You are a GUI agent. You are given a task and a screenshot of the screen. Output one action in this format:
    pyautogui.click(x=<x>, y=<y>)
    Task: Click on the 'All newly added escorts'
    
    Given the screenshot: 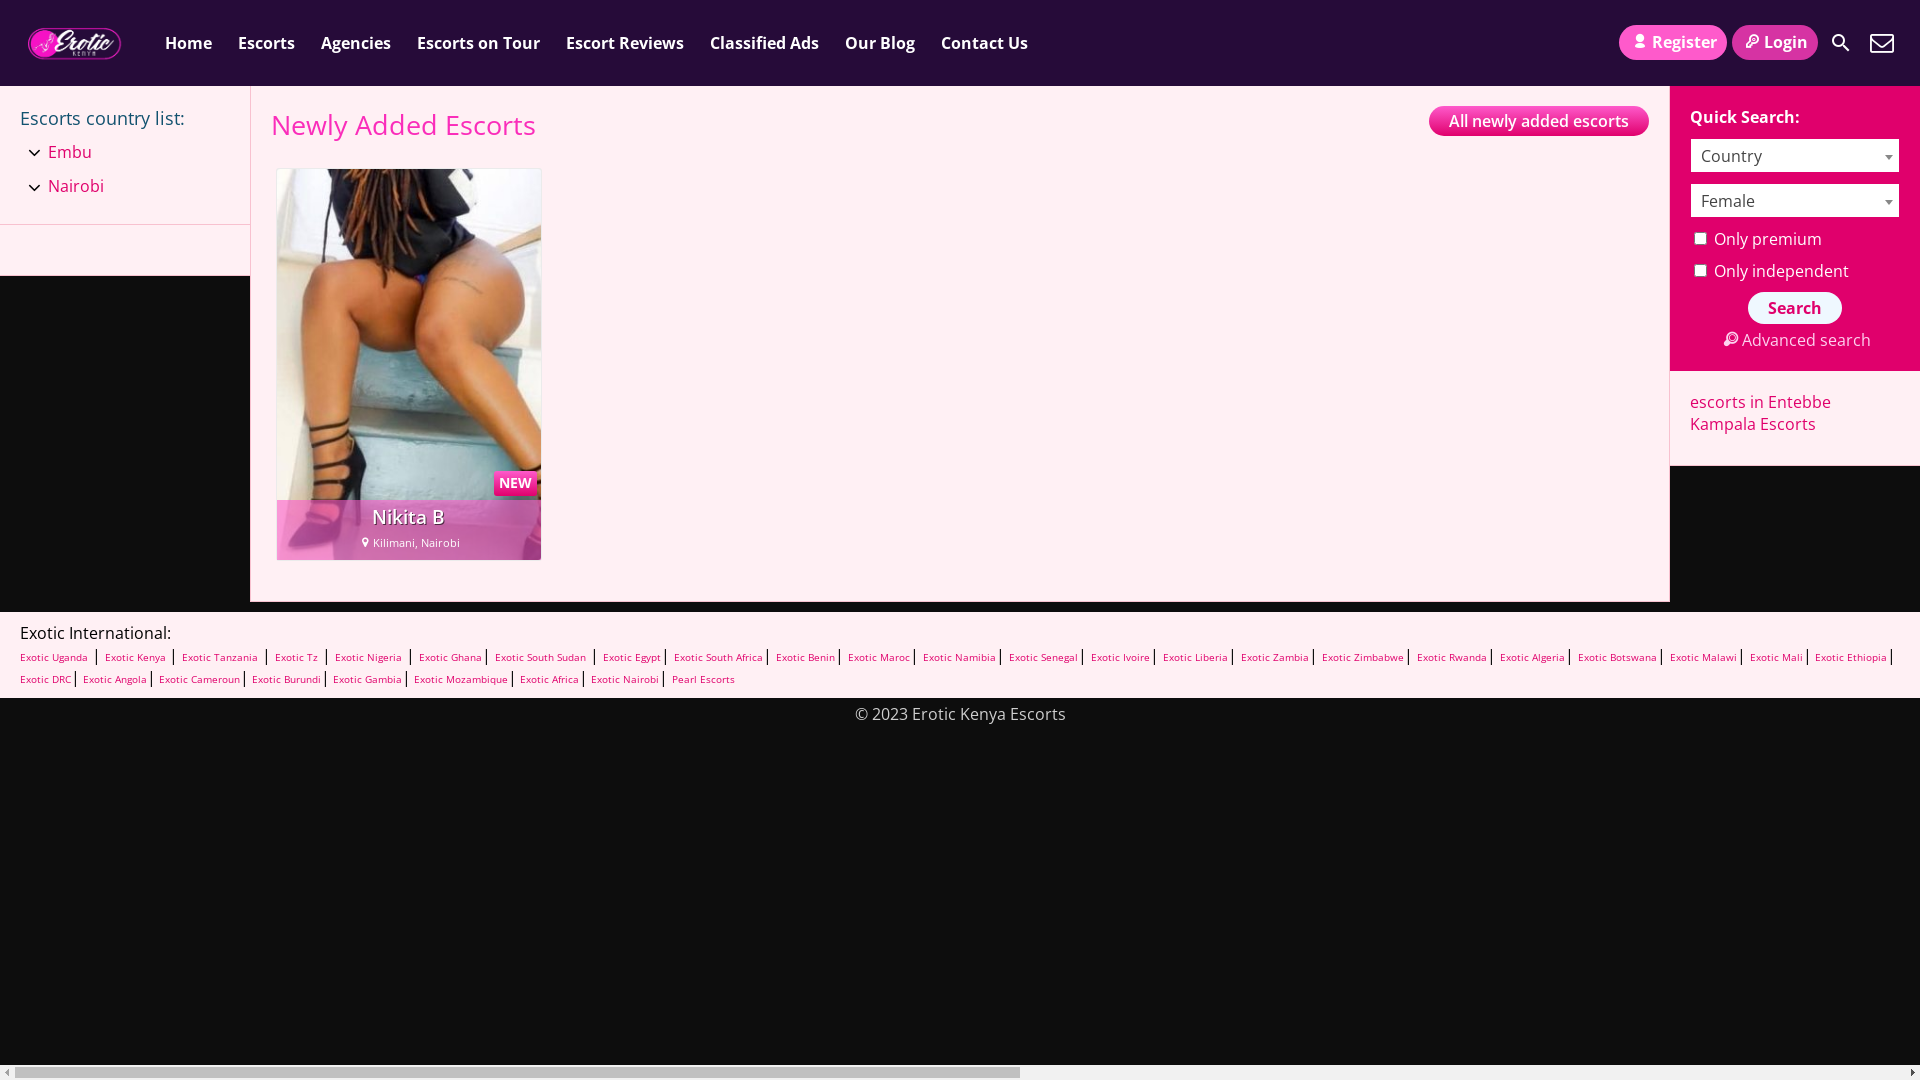 What is the action you would take?
    pyautogui.click(x=1538, y=120)
    